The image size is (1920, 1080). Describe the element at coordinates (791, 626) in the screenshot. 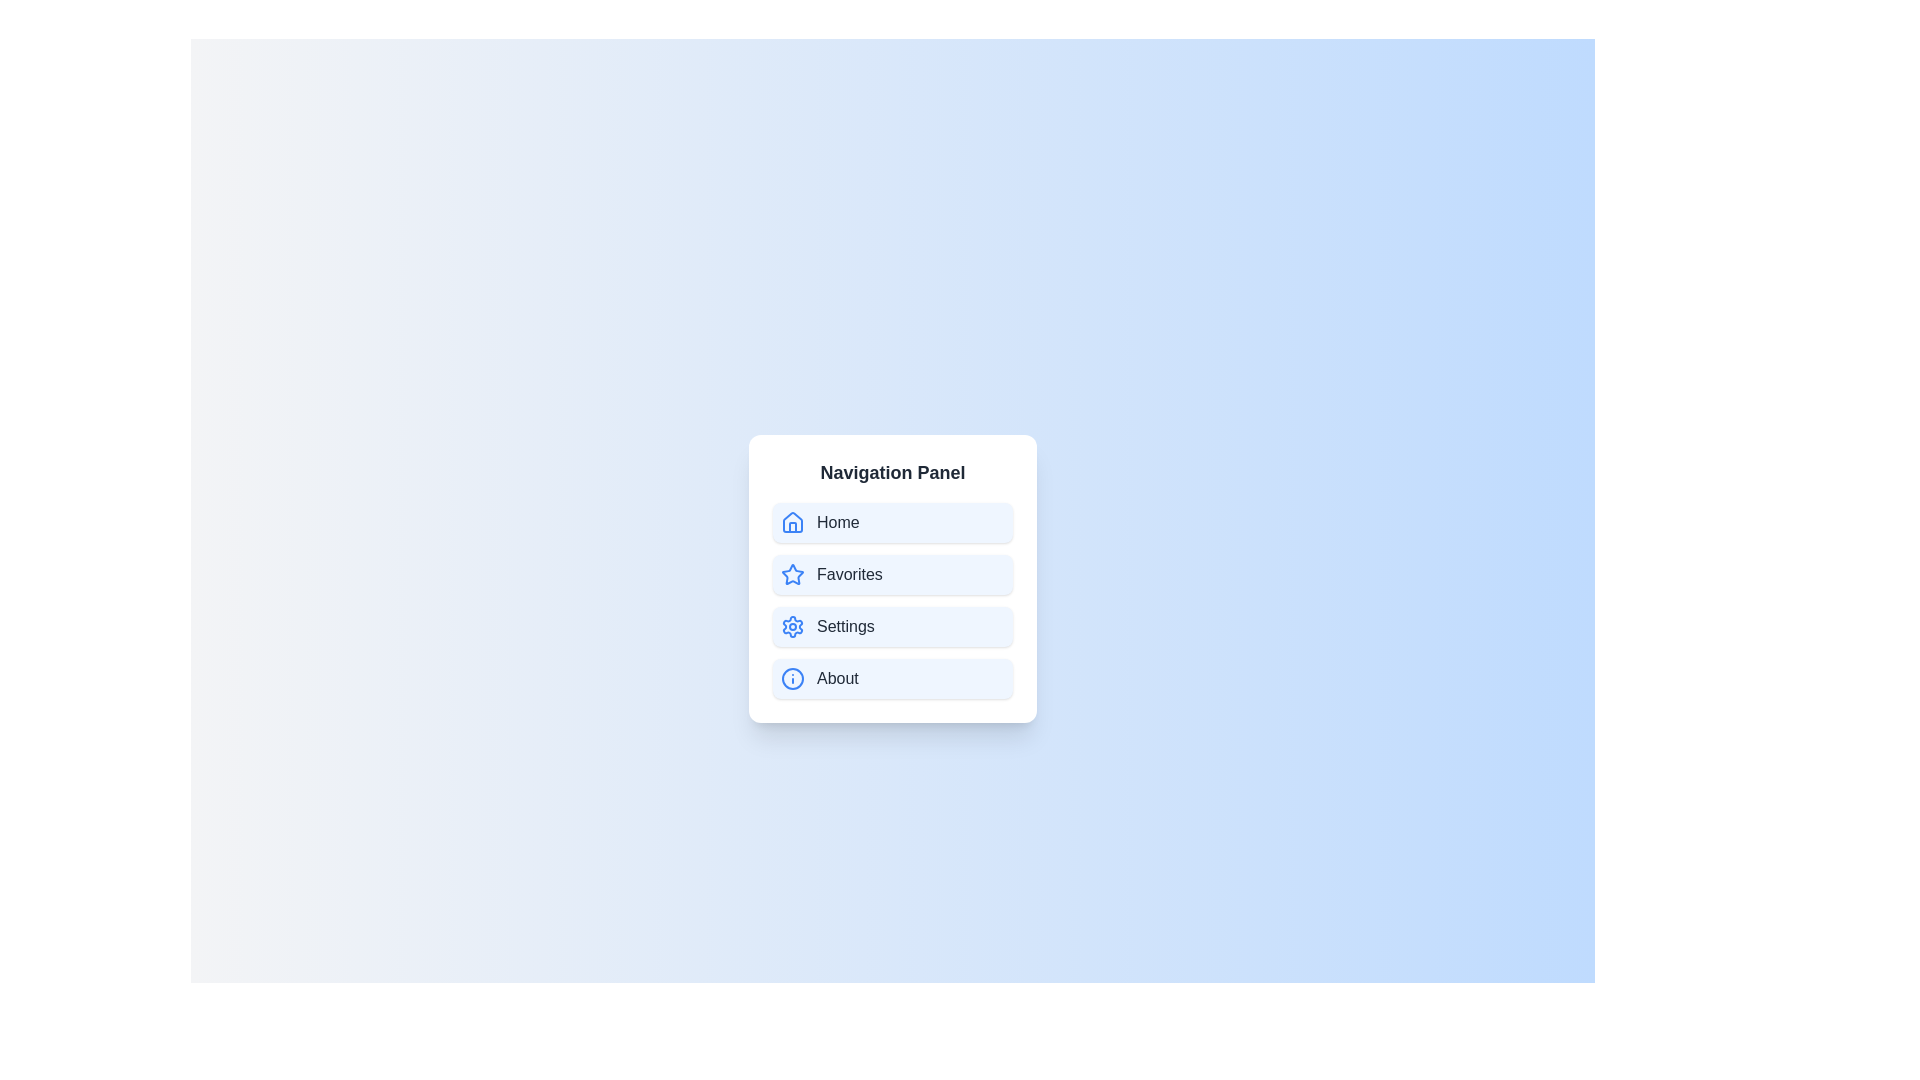

I see `the 'Settings' icon located to the left of the text label 'Settings'` at that location.